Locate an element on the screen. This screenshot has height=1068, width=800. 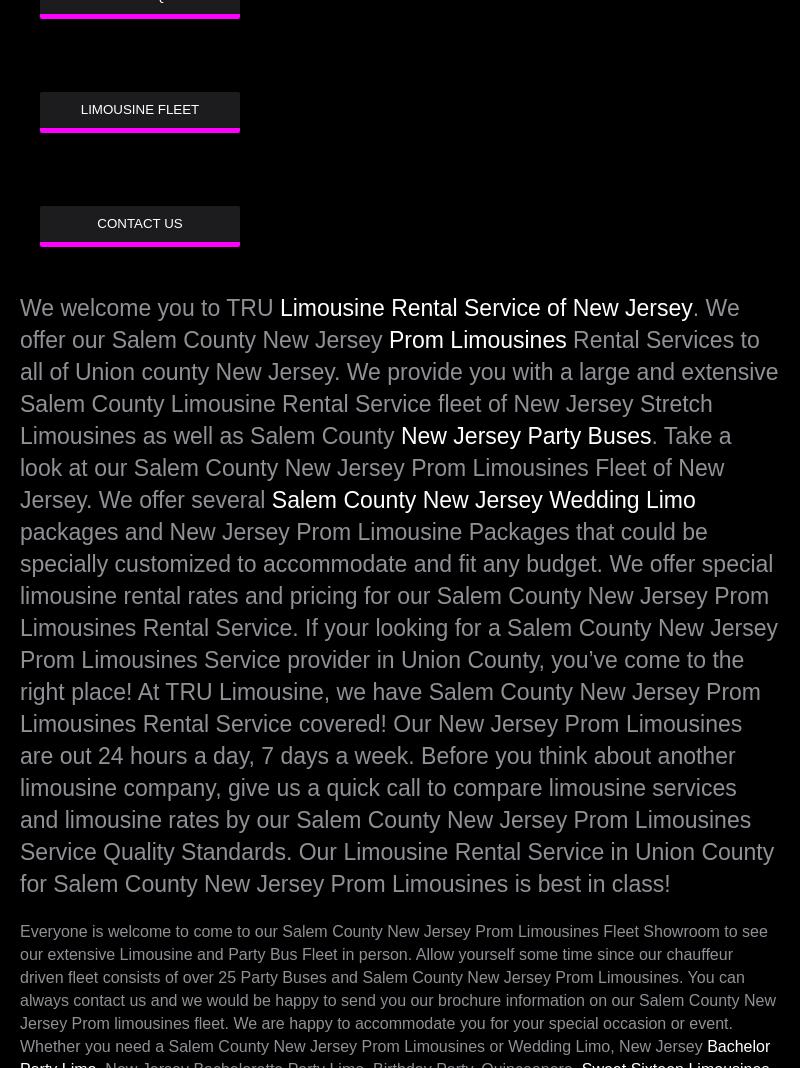
'Everyone is welcome to come to our Salem County New Jersey Prom Limousines Fleet Showroom to see our extensive Limousine and Party Bus Fleet in person. Allow yourself some time since our chauffeur driven fleet consists of over 25 Party Buses and Salem County New Jersey Prom Limousines. You can always contact us and we would be happy to send you our brochure information on our Salem County New Jersey Prom limousines fleet. We are happy to accommodate you for your special occasion or event. Whether you need a Salem County New Jersey Prom Limousines or Wedding Limo, New Jersey' is located at coordinates (396, 988).